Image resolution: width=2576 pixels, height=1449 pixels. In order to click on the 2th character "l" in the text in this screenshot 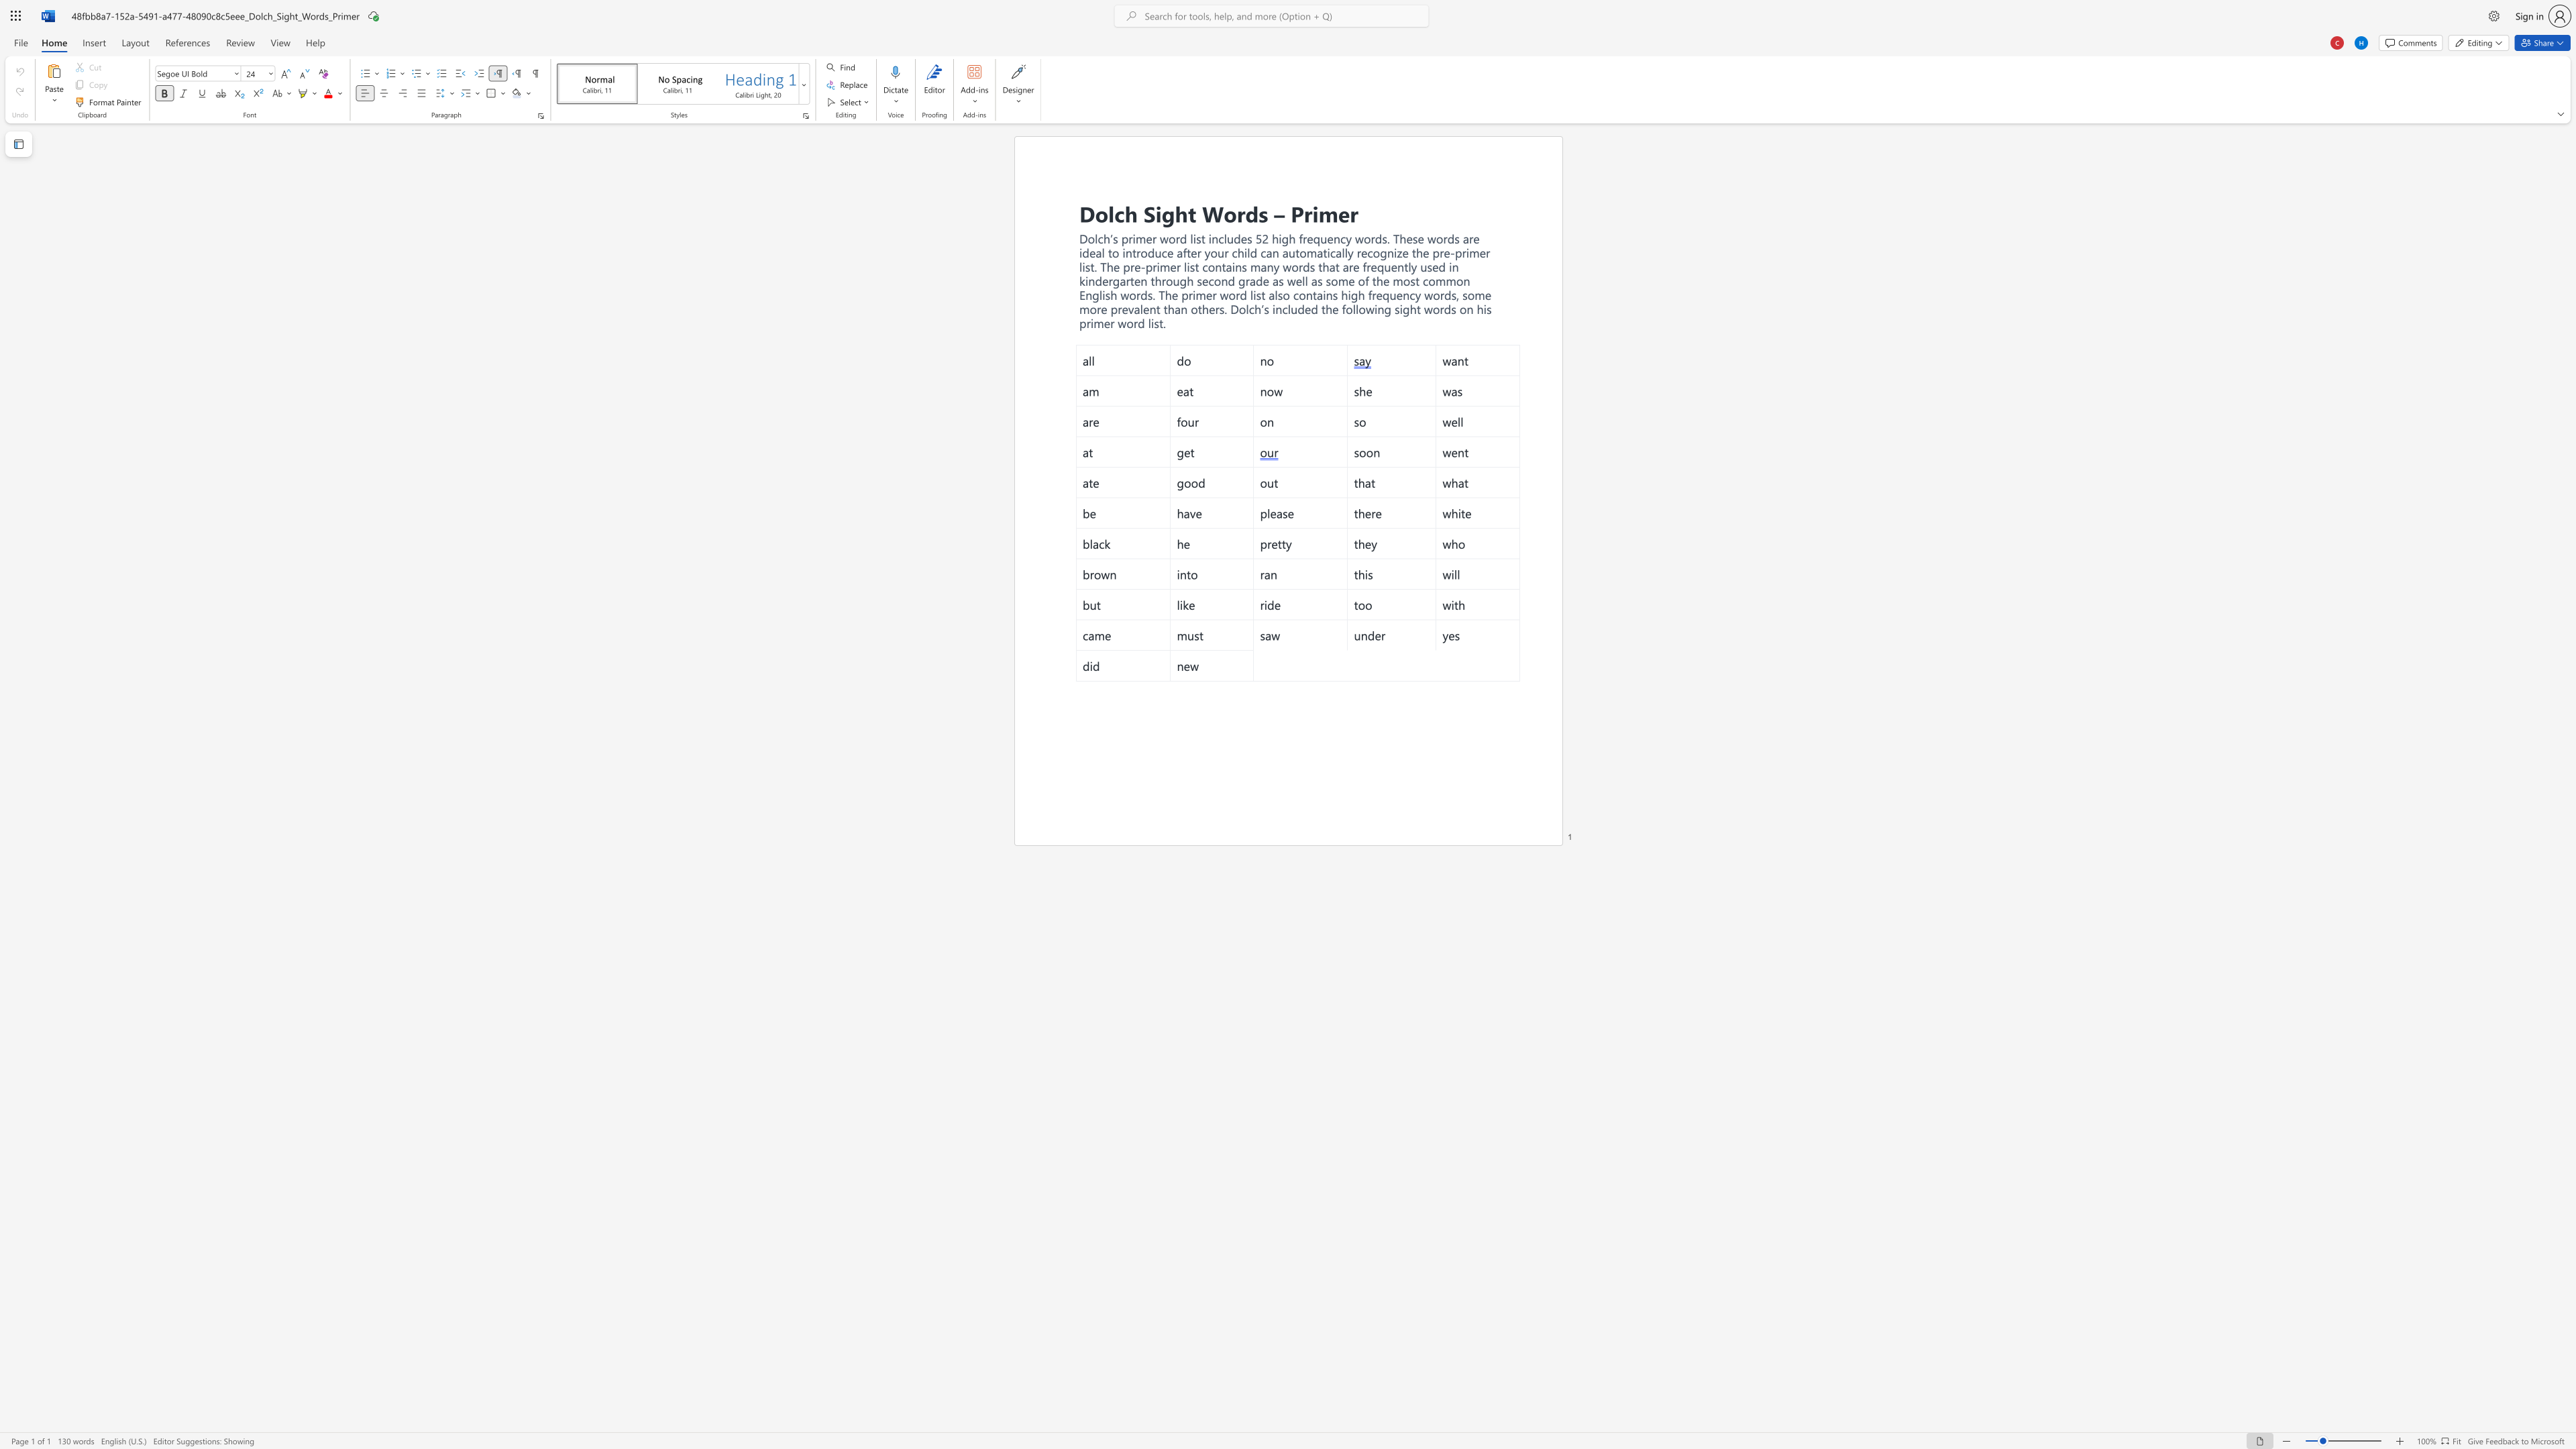, I will do `click(1224, 237)`.